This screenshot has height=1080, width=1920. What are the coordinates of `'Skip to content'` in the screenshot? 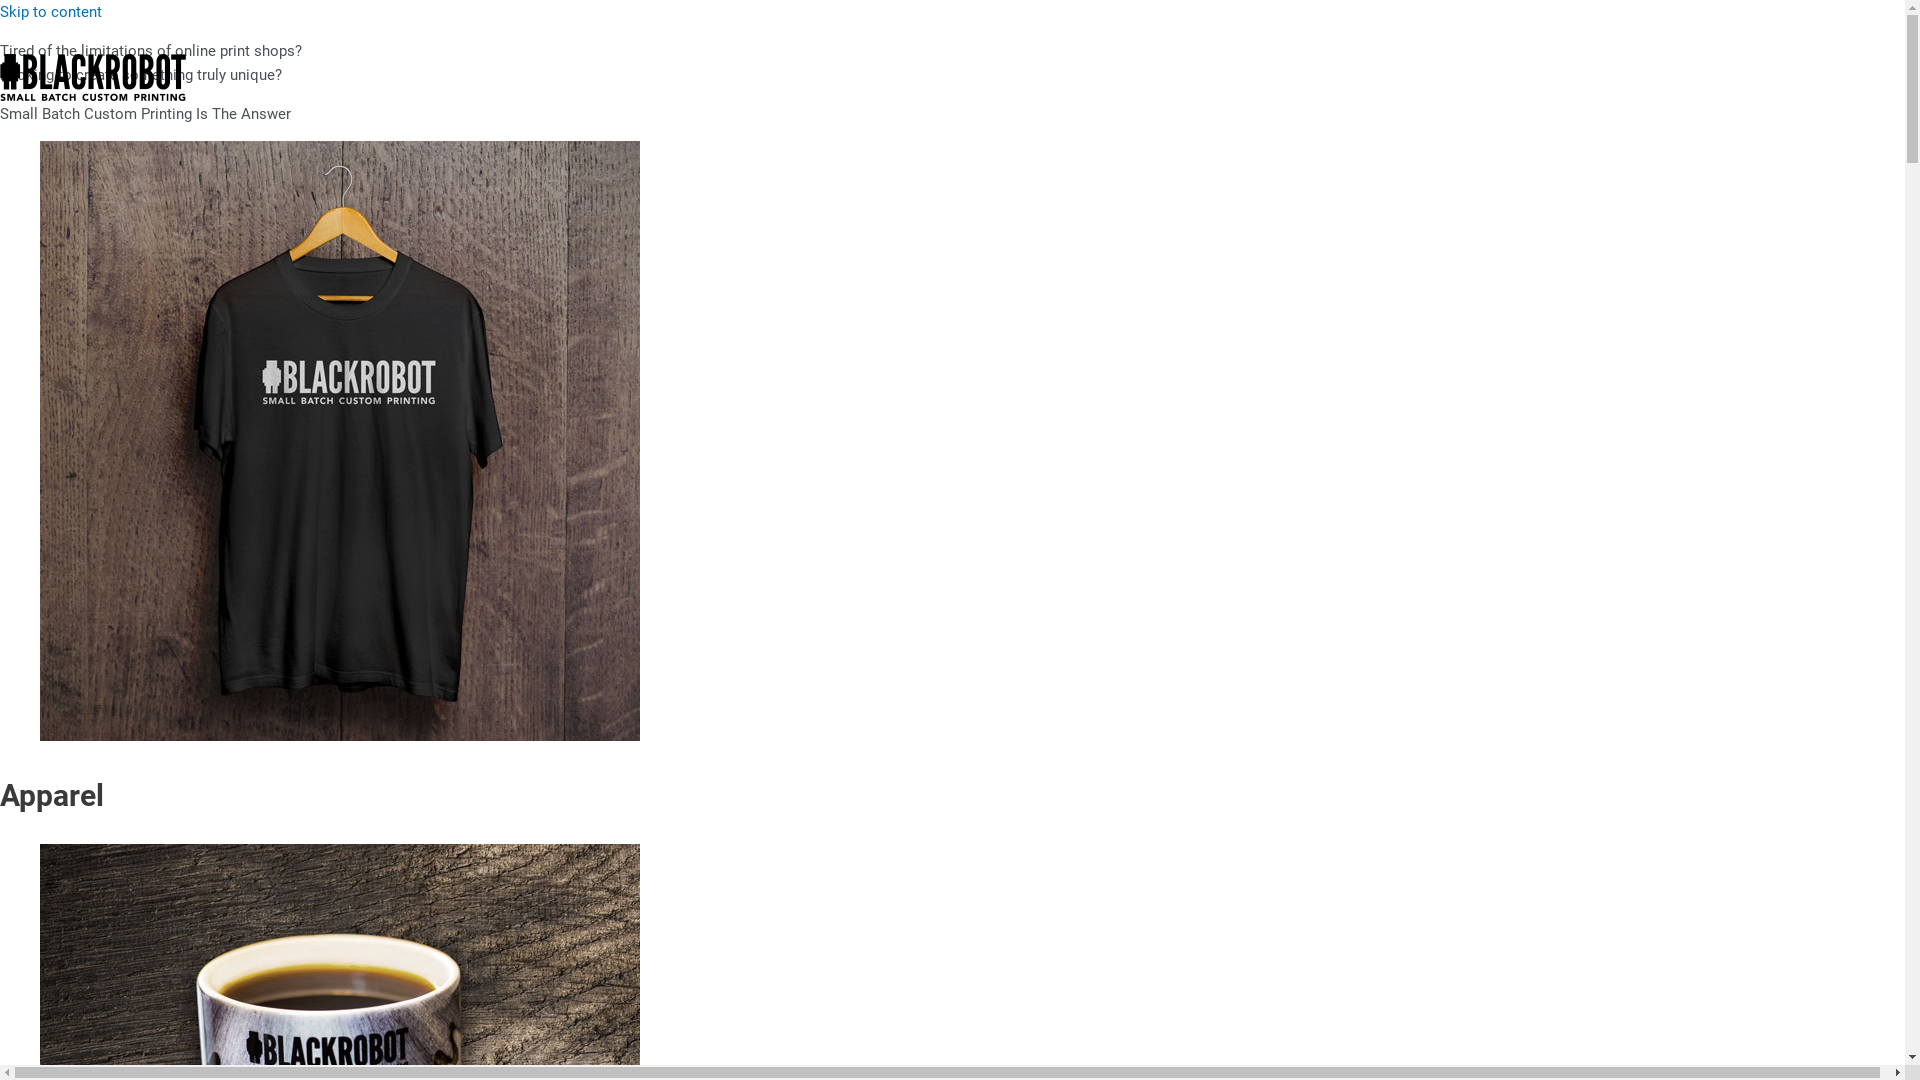 It's located at (0, 11).